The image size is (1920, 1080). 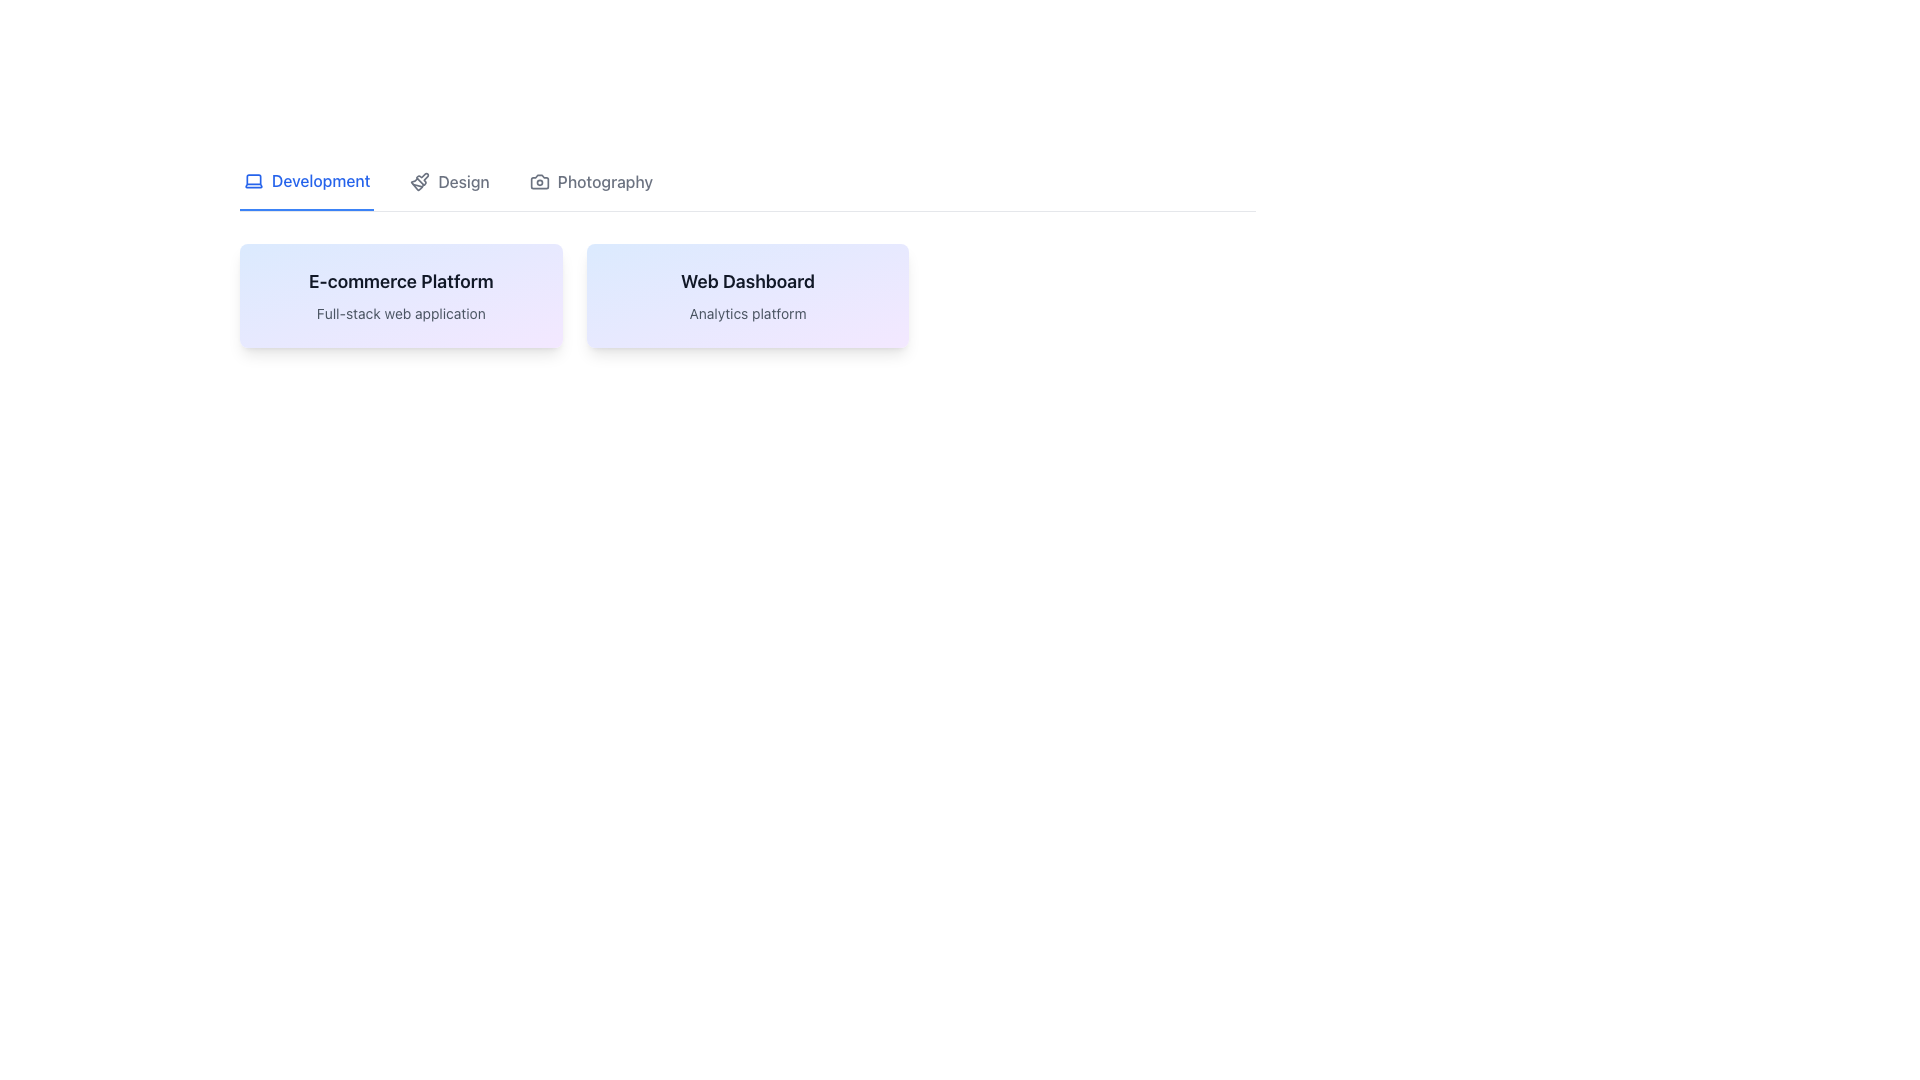 I want to click on the descriptive text label located below the 'Web Dashboard' heading in the center-right card UI, so click(x=747, y=313).